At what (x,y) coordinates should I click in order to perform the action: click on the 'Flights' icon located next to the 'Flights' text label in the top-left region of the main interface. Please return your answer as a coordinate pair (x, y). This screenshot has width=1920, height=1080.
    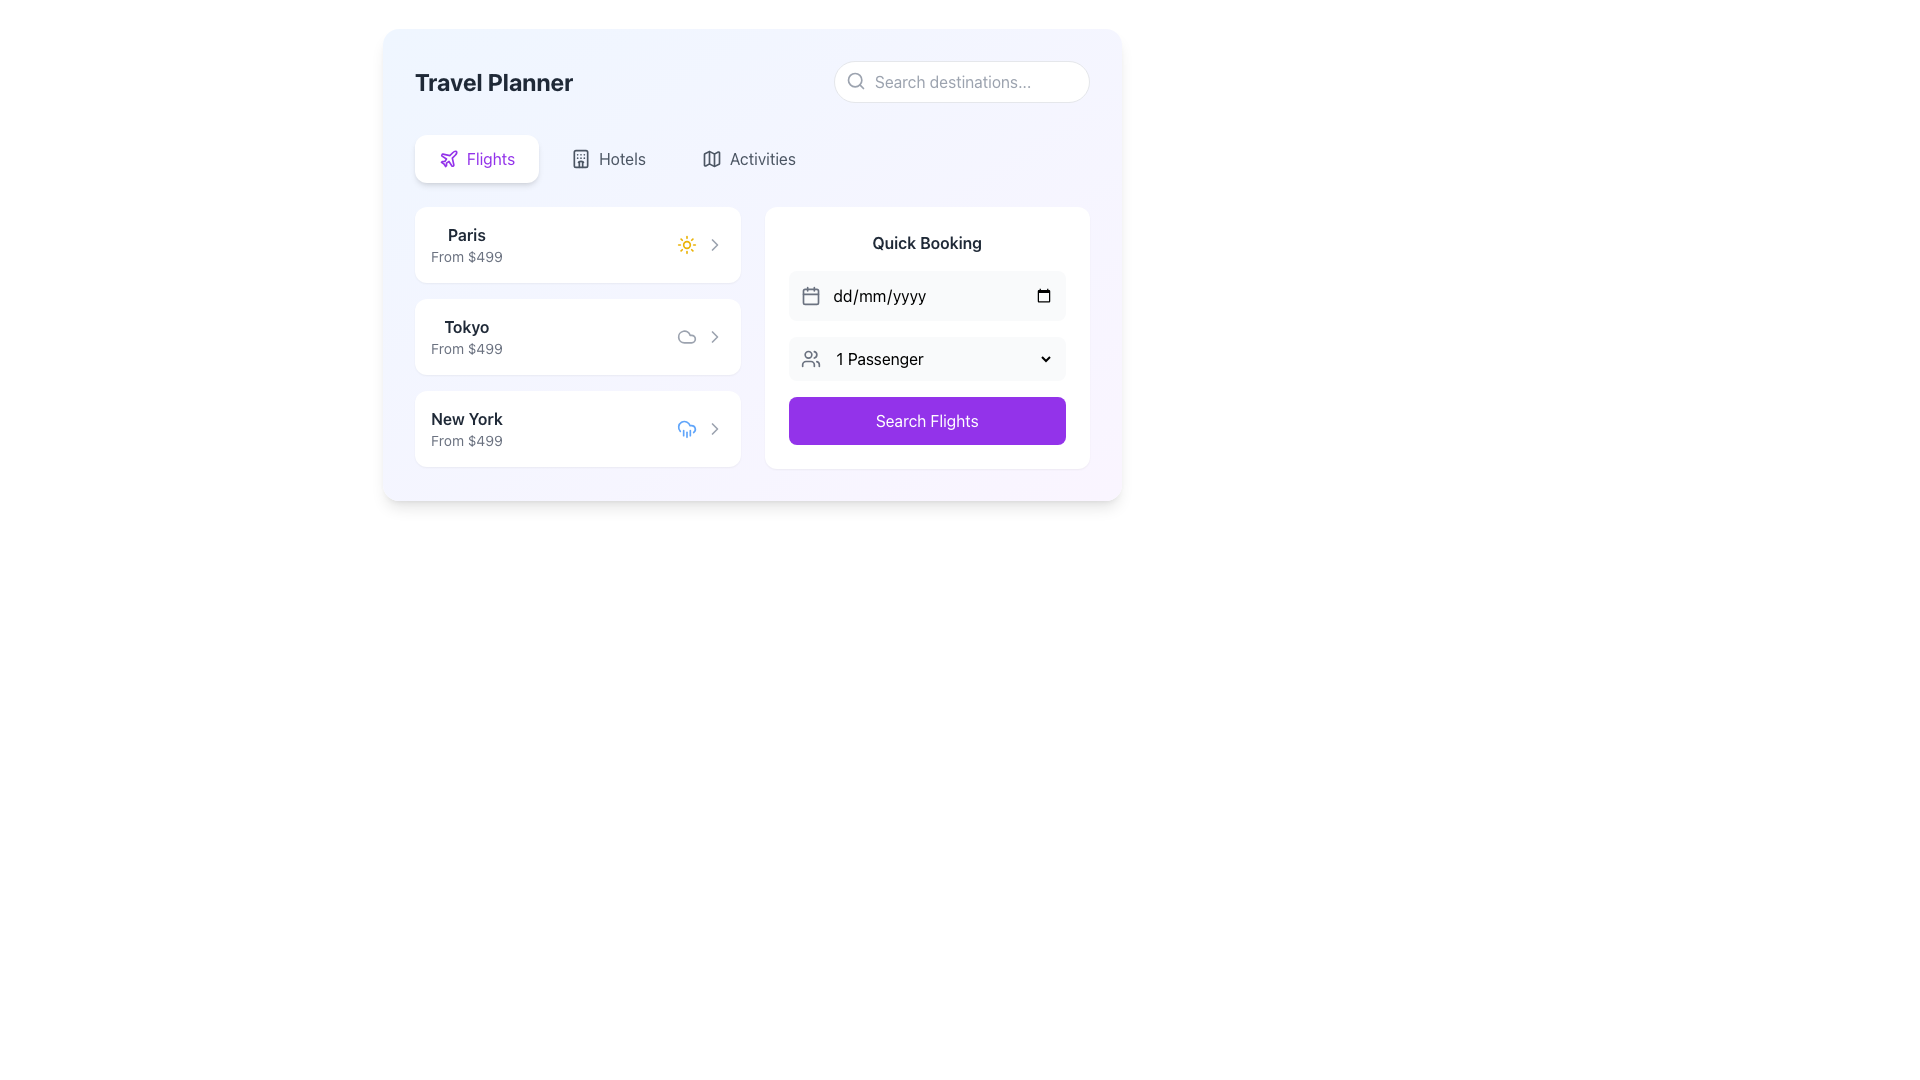
    Looking at the image, I should click on (448, 157).